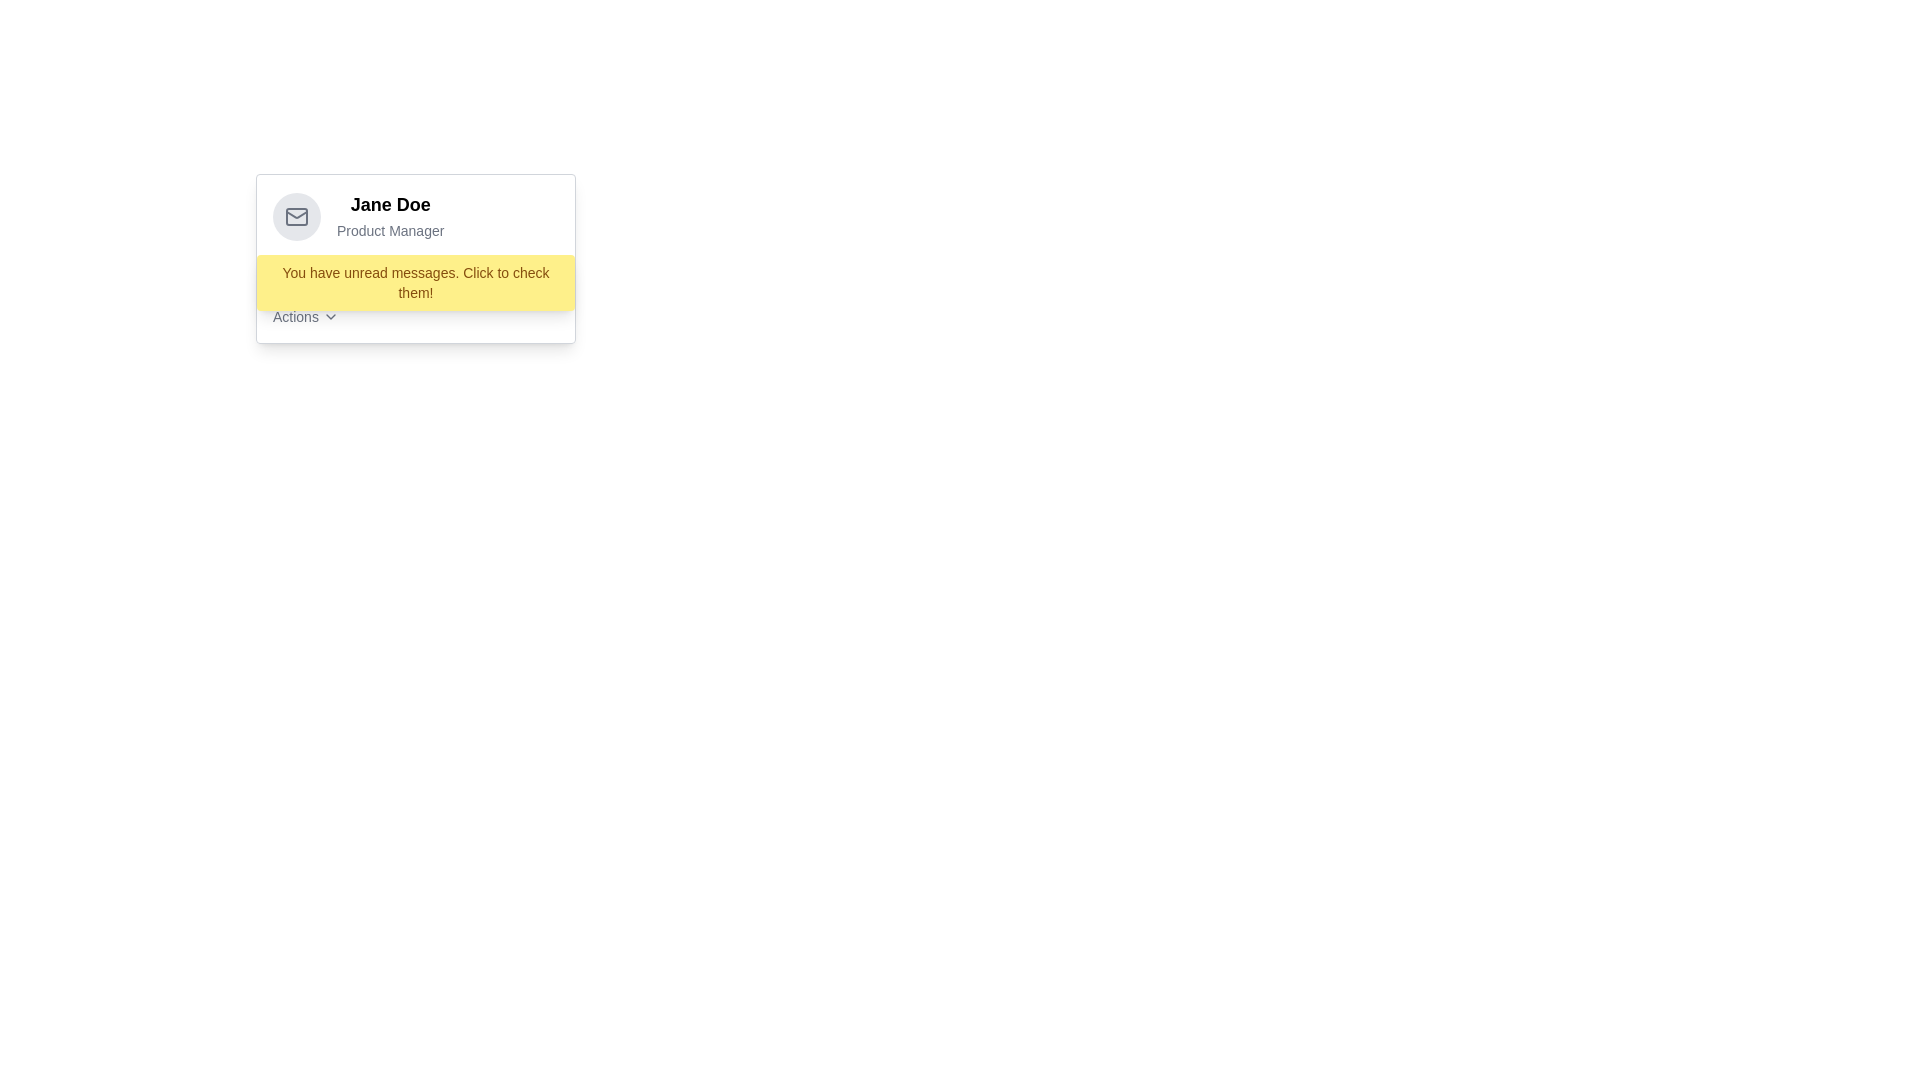 This screenshot has height=1080, width=1920. Describe the element at coordinates (296, 216) in the screenshot. I see `the message icon indicating unread messages located at the top-left corner of the user information panel` at that location.